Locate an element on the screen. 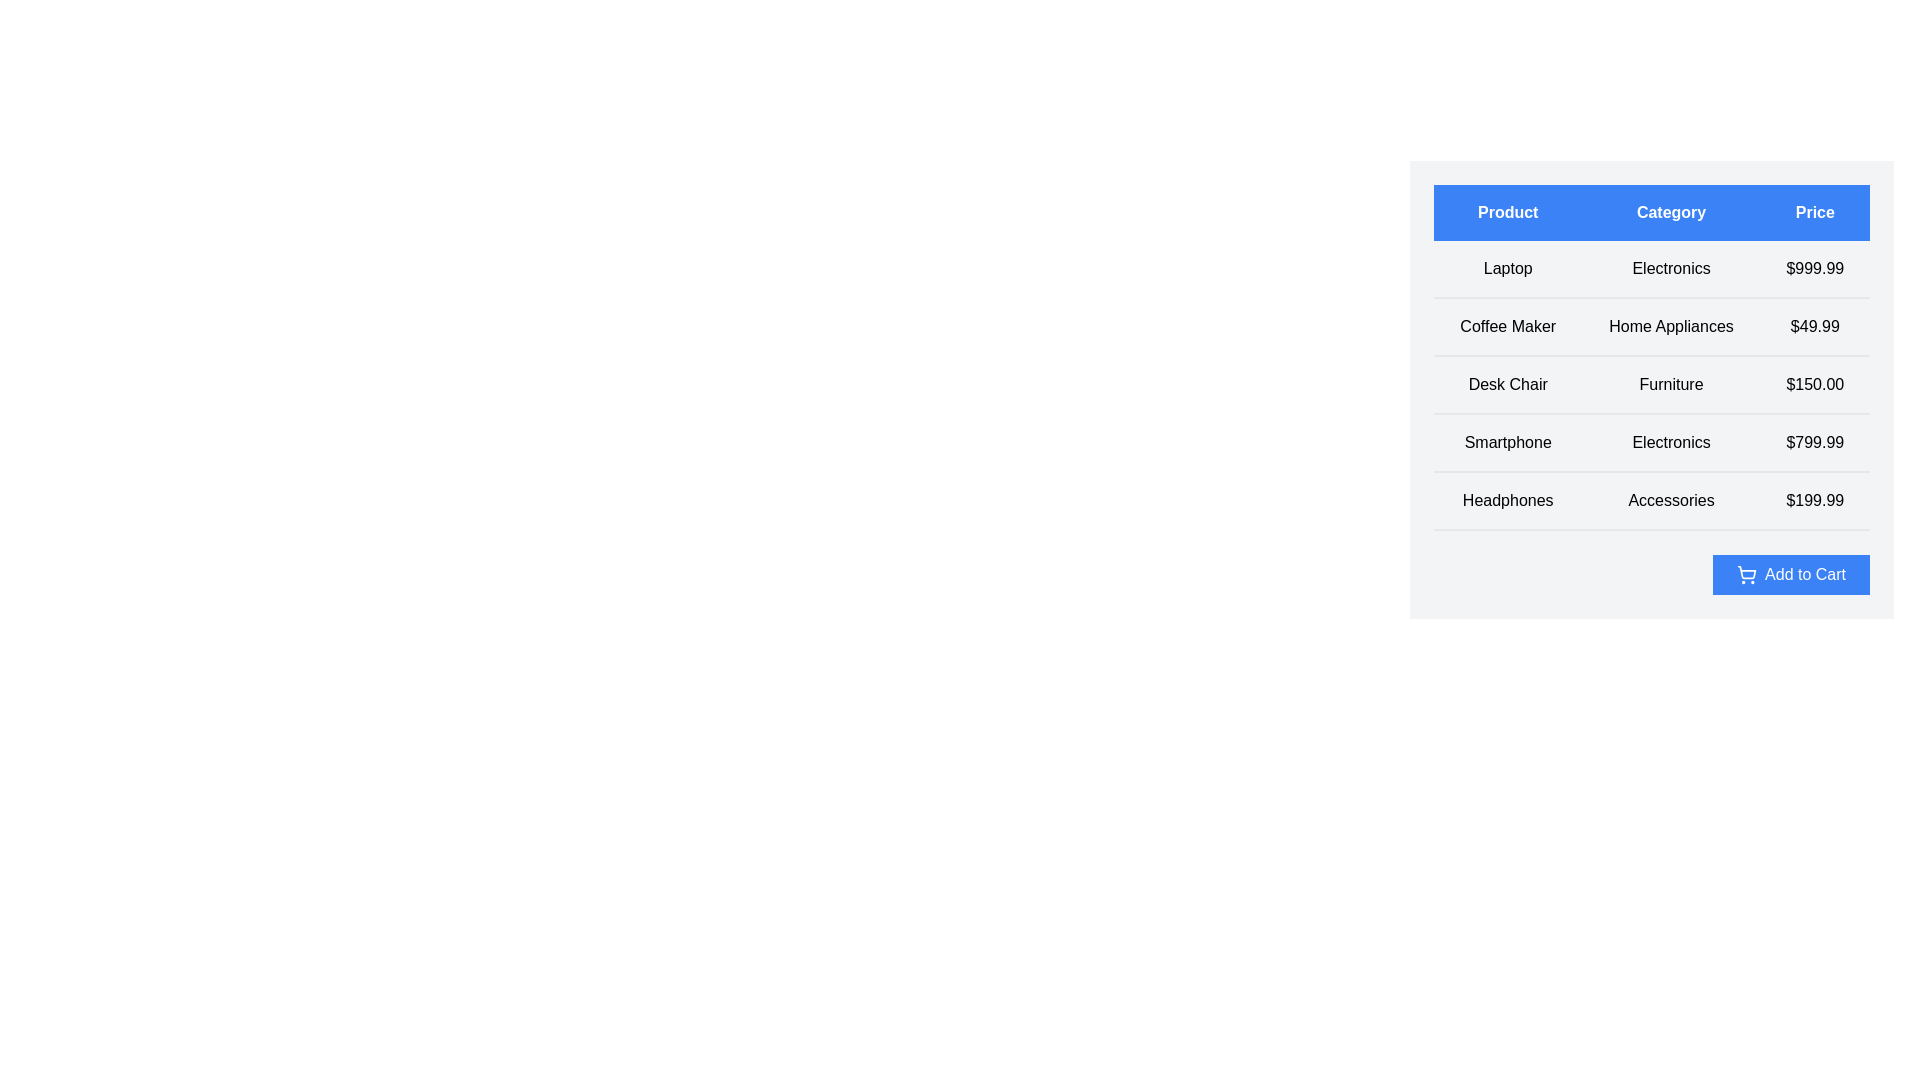  the text label displaying '$999.99' in the 'Price' column of the table, which corresponds to the 'Laptop' product in the first row is located at coordinates (1815, 268).